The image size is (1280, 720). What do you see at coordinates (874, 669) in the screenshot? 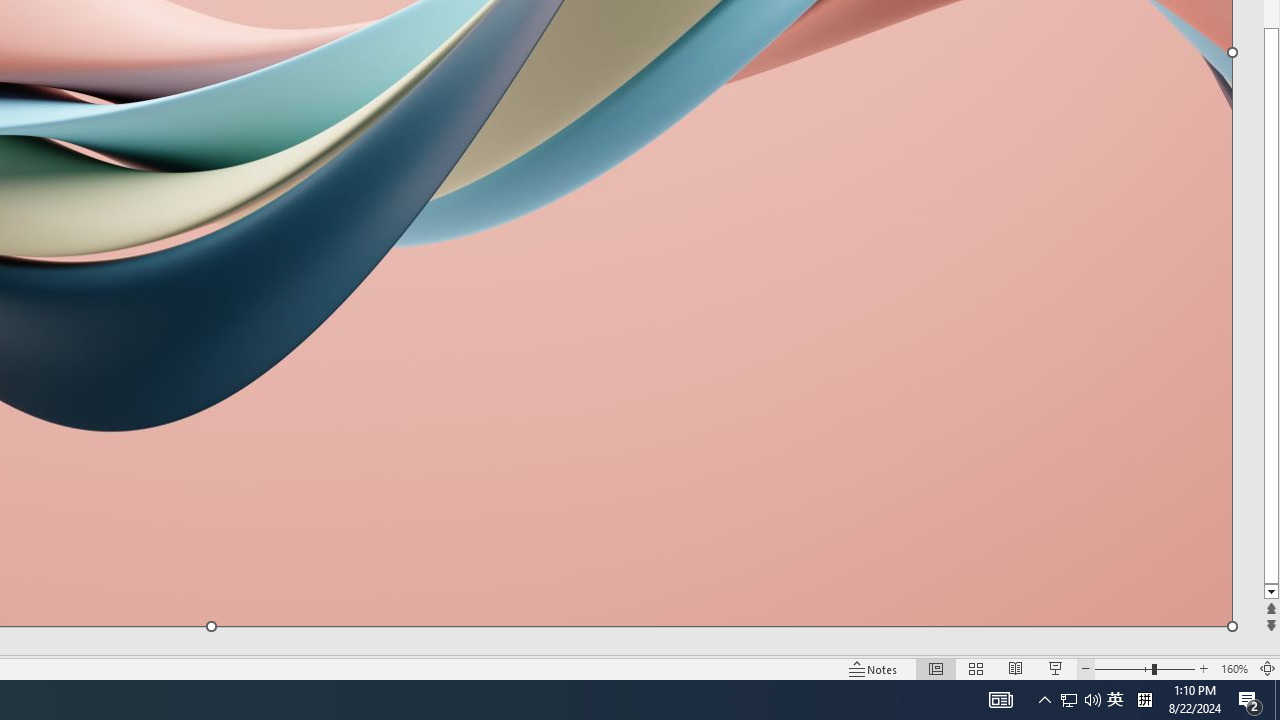
I see `'Notes '` at bounding box center [874, 669].